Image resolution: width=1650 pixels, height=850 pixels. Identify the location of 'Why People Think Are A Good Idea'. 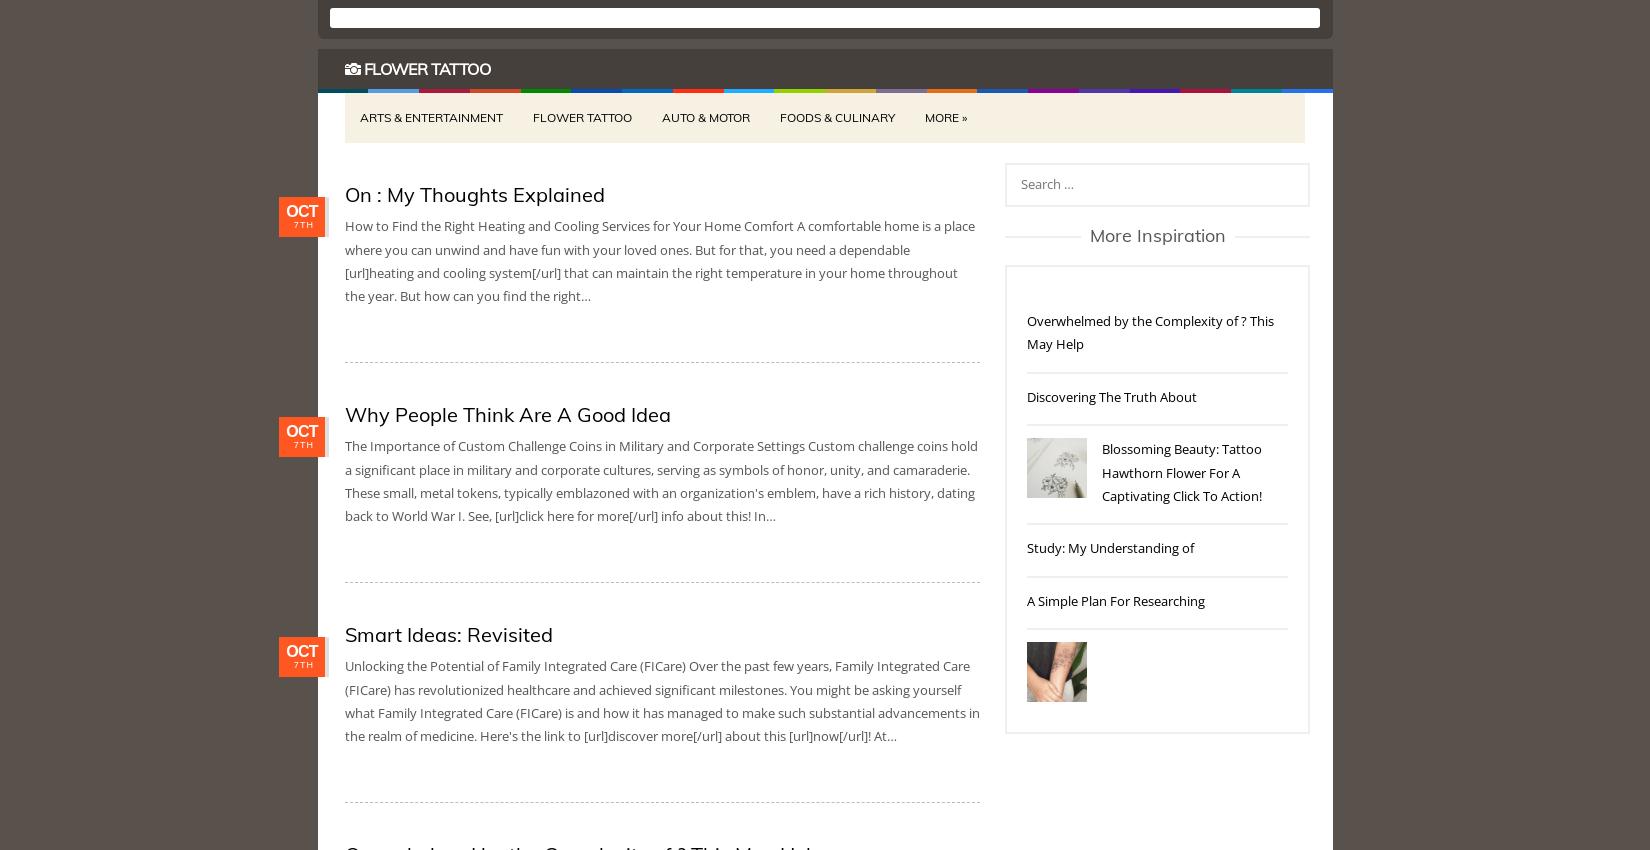
(345, 414).